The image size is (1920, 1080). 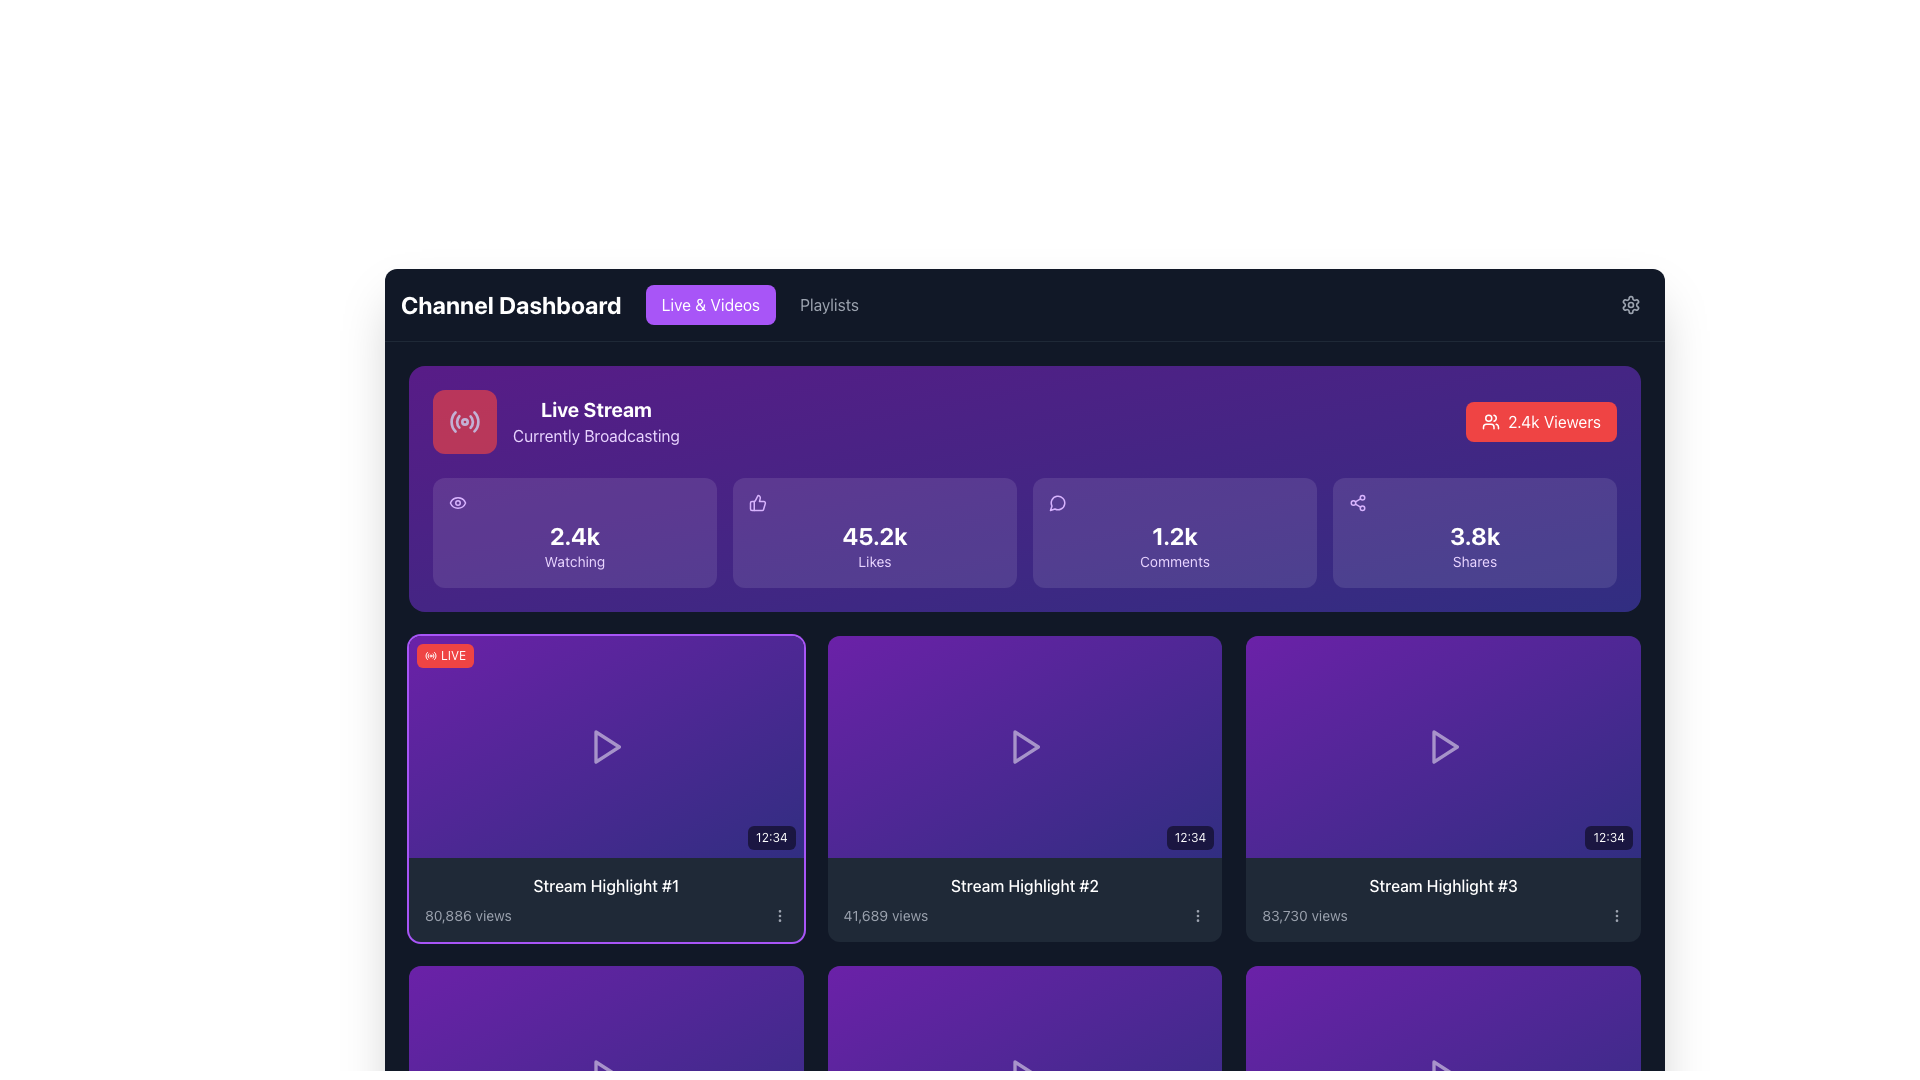 What do you see at coordinates (605, 885) in the screenshot?
I see `title text label associated with the first video highlight, which is located in the lower portion of a card with a purple background` at bounding box center [605, 885].